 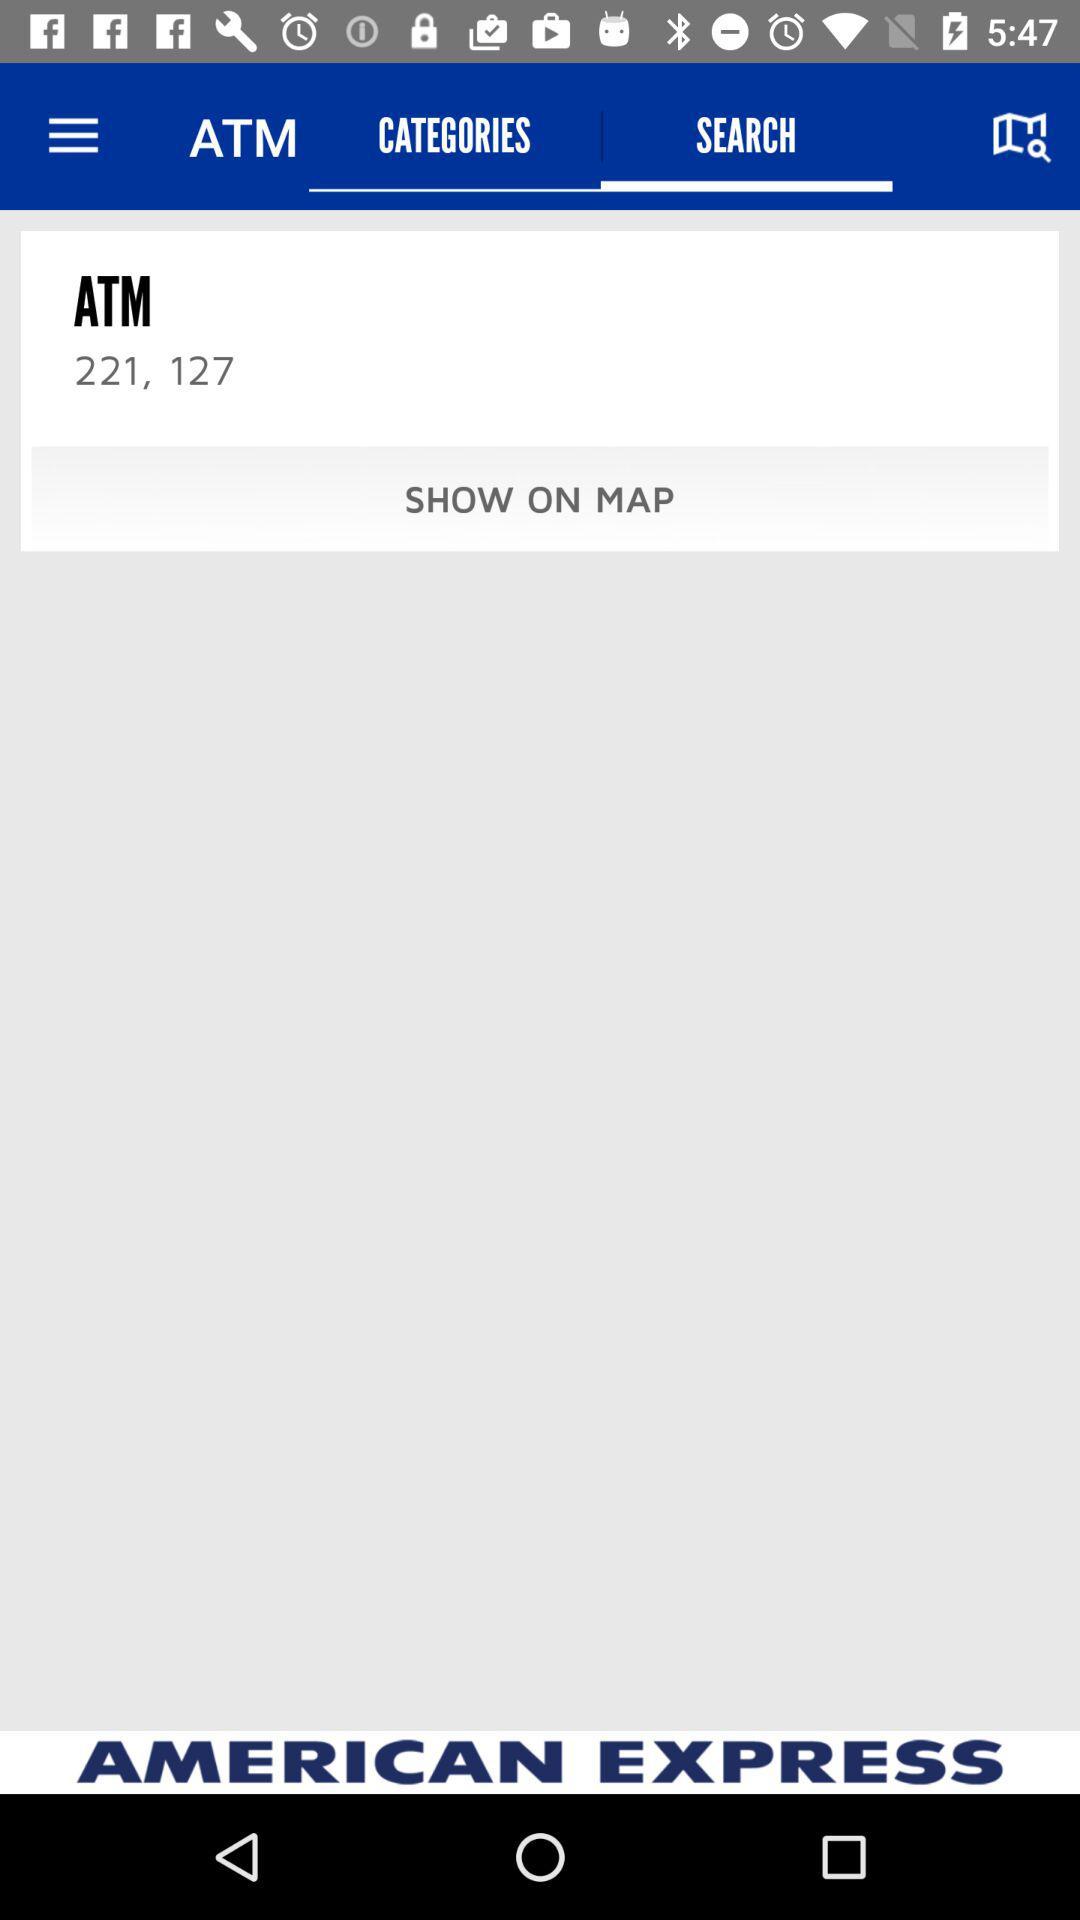 I want to click on icon next to categories, so click(x=746, y=135).